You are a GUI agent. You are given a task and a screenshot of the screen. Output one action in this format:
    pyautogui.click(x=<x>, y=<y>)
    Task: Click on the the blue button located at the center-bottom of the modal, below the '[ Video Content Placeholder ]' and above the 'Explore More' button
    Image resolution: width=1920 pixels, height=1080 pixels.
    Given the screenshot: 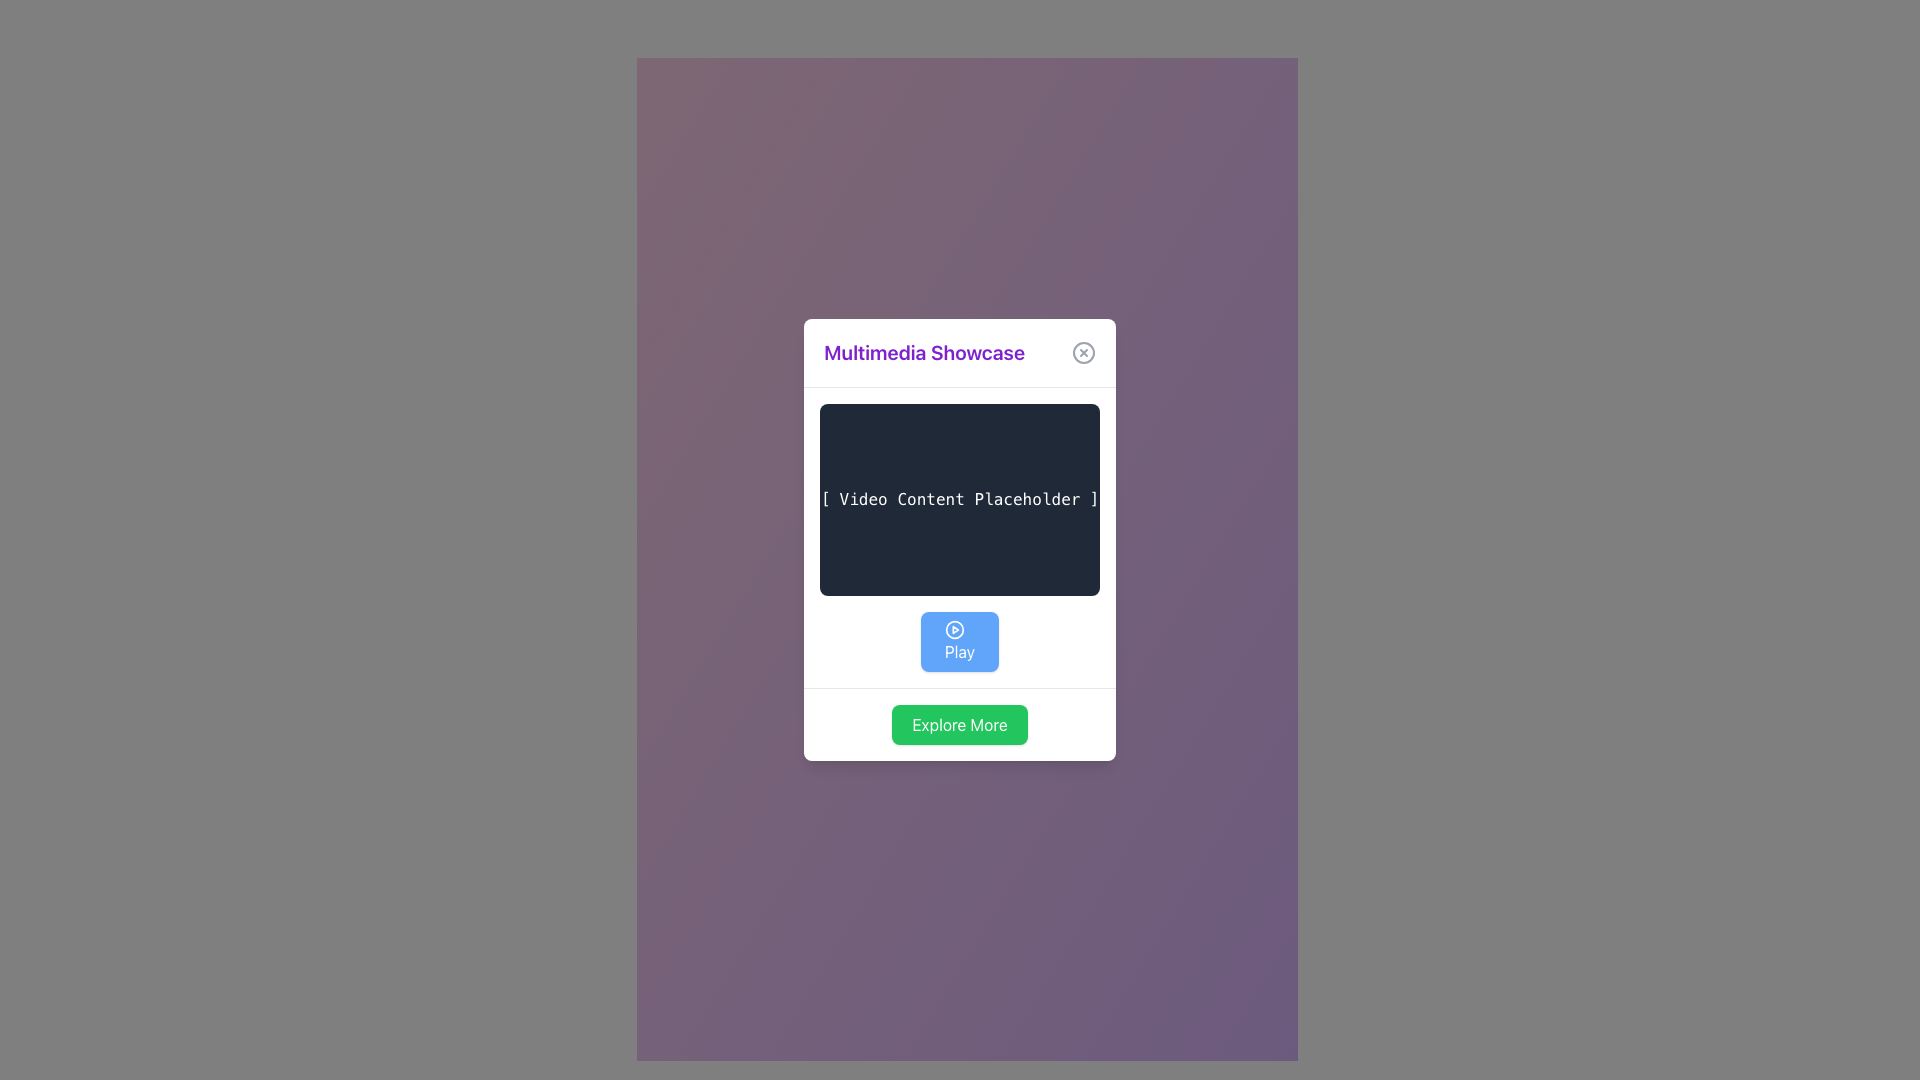 What is the action you would take?
    pyautogui.click(x=960, y=641)
    